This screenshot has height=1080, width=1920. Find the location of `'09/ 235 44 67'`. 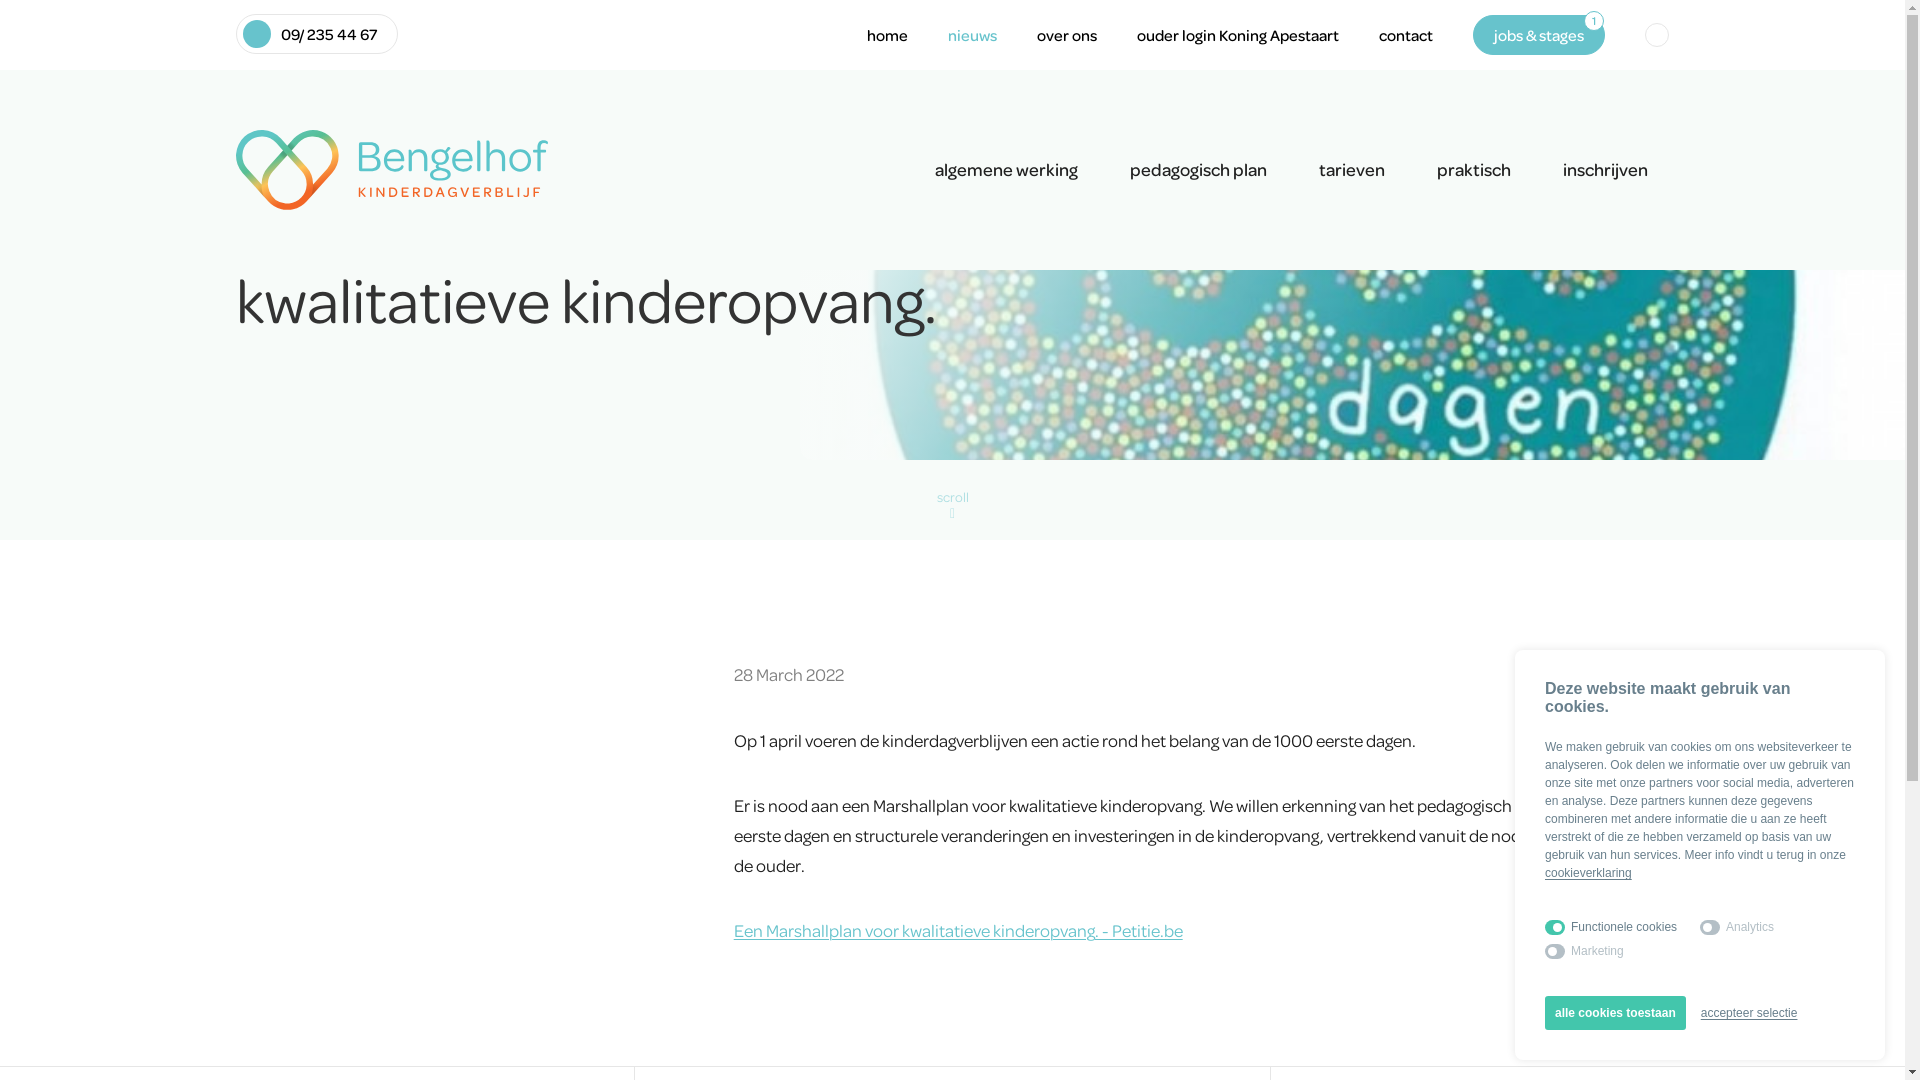

'09/ 235 44 67' is located at coordinates (235, 34).